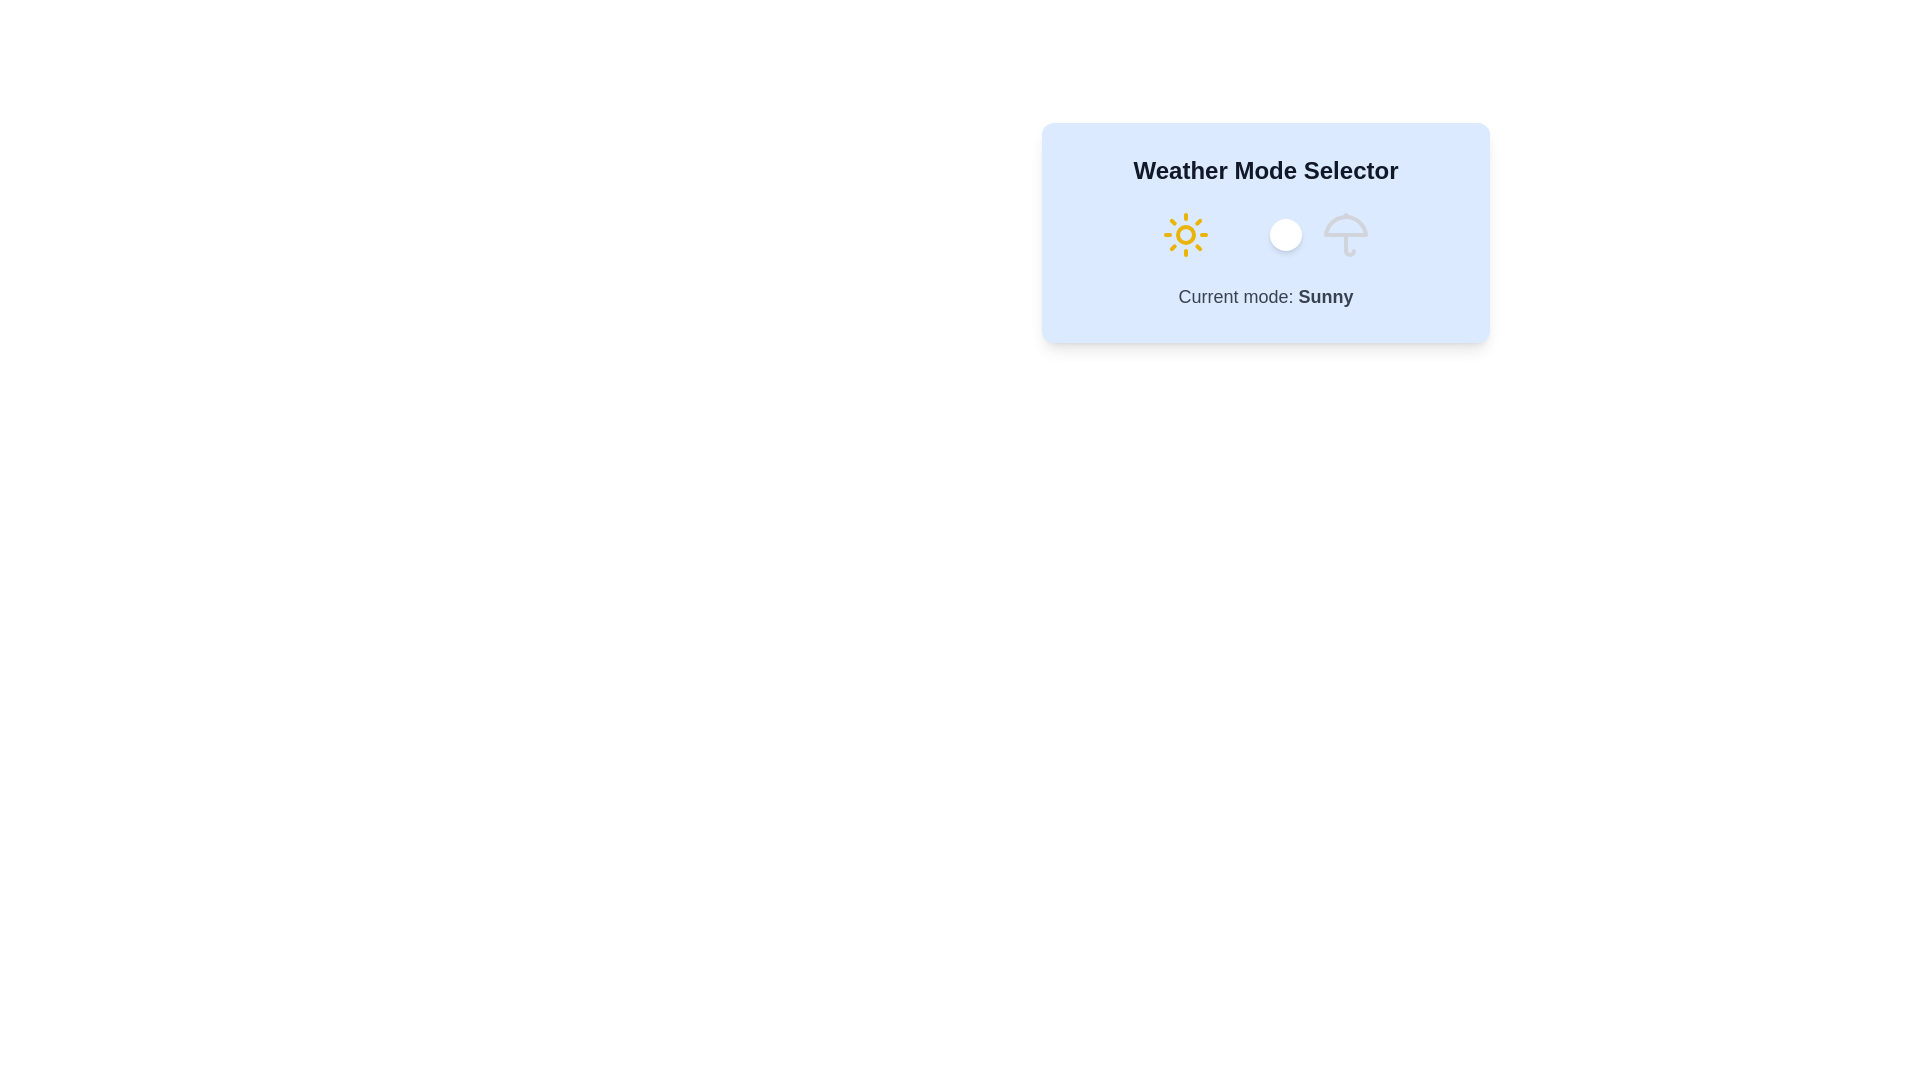  Describe the element at coordinates (1265, 234) in the screenshot. I see `the toggle switch of the 'Weather Mode Selector'` at that location.